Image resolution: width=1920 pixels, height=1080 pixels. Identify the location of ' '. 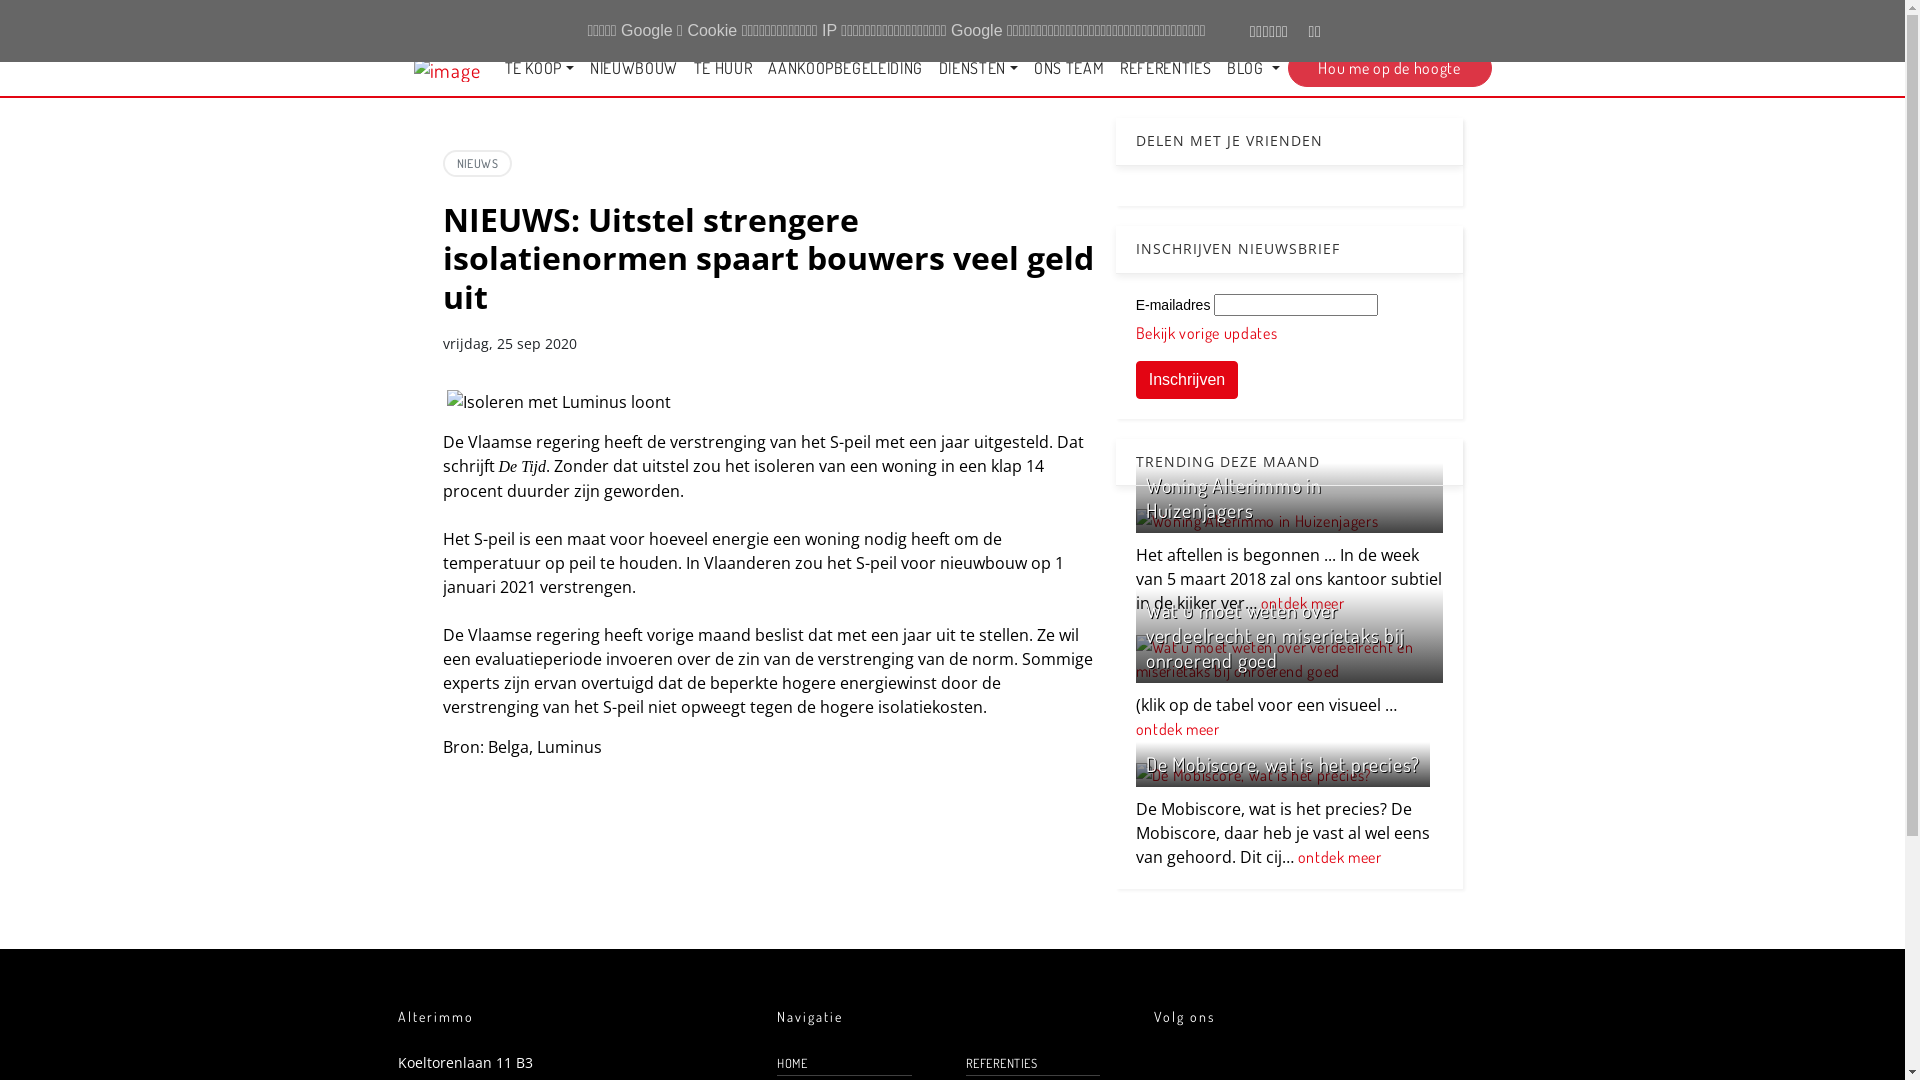
(1478, 19).